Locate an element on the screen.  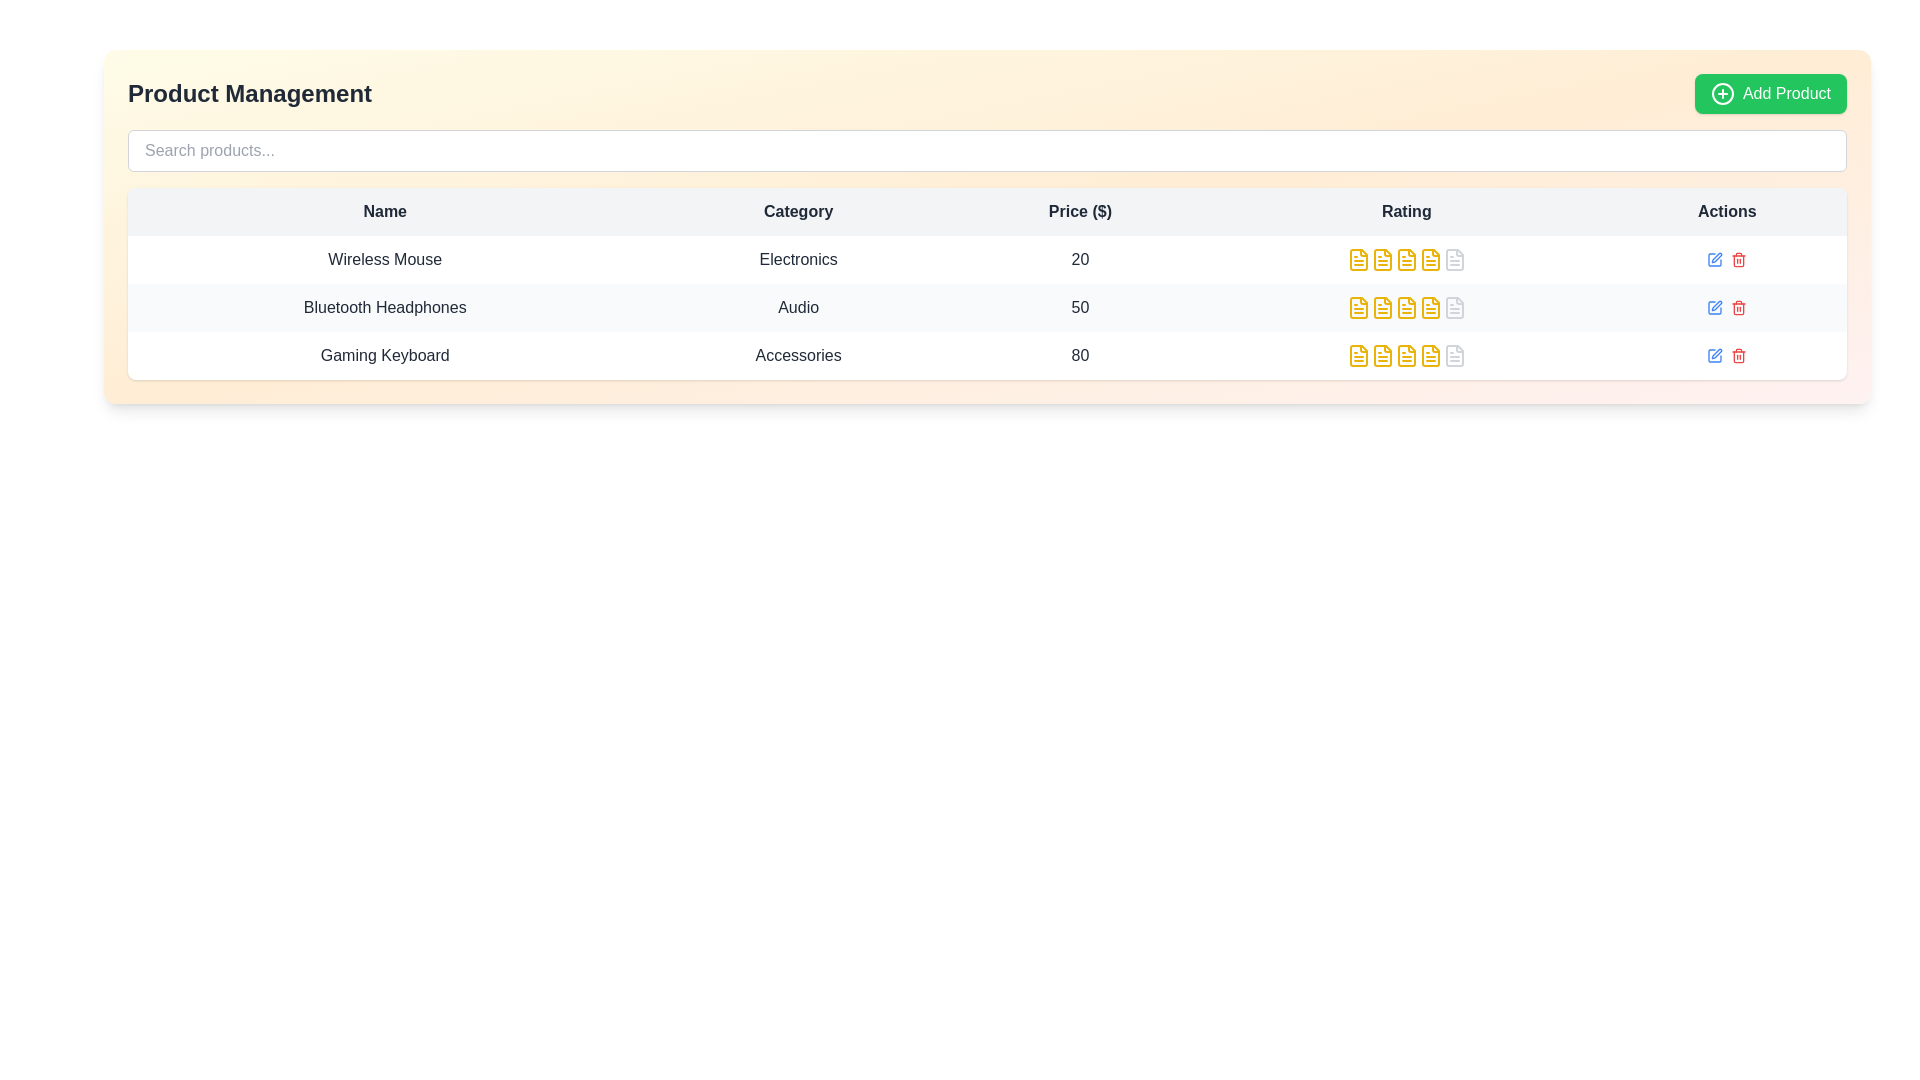
the document icon representing the rating for 'Wireless Mouse' in the product list table is located at coordinates (1454, 258).